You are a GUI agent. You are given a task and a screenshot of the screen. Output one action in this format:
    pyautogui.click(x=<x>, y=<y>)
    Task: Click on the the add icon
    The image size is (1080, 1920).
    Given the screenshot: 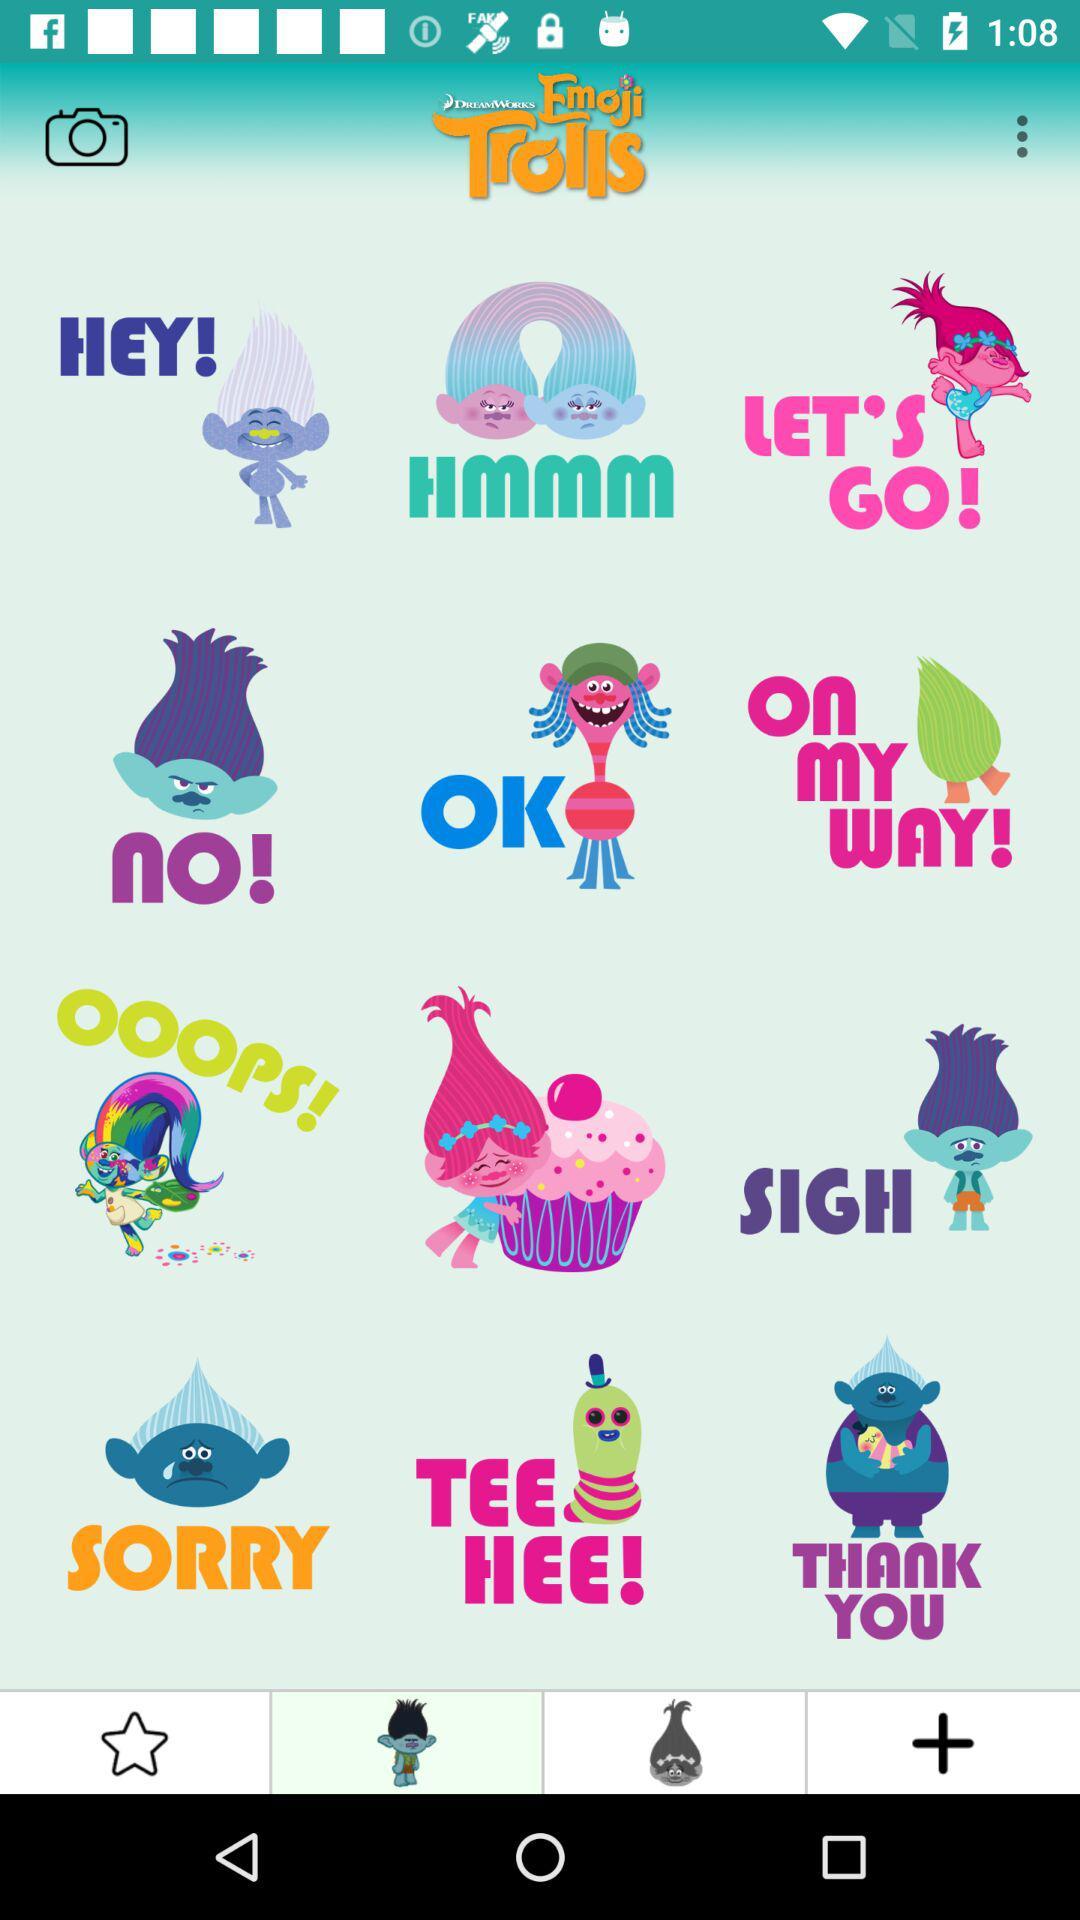 What is the action you would take?
    pyautogui.click(x=943, y=1741)
    